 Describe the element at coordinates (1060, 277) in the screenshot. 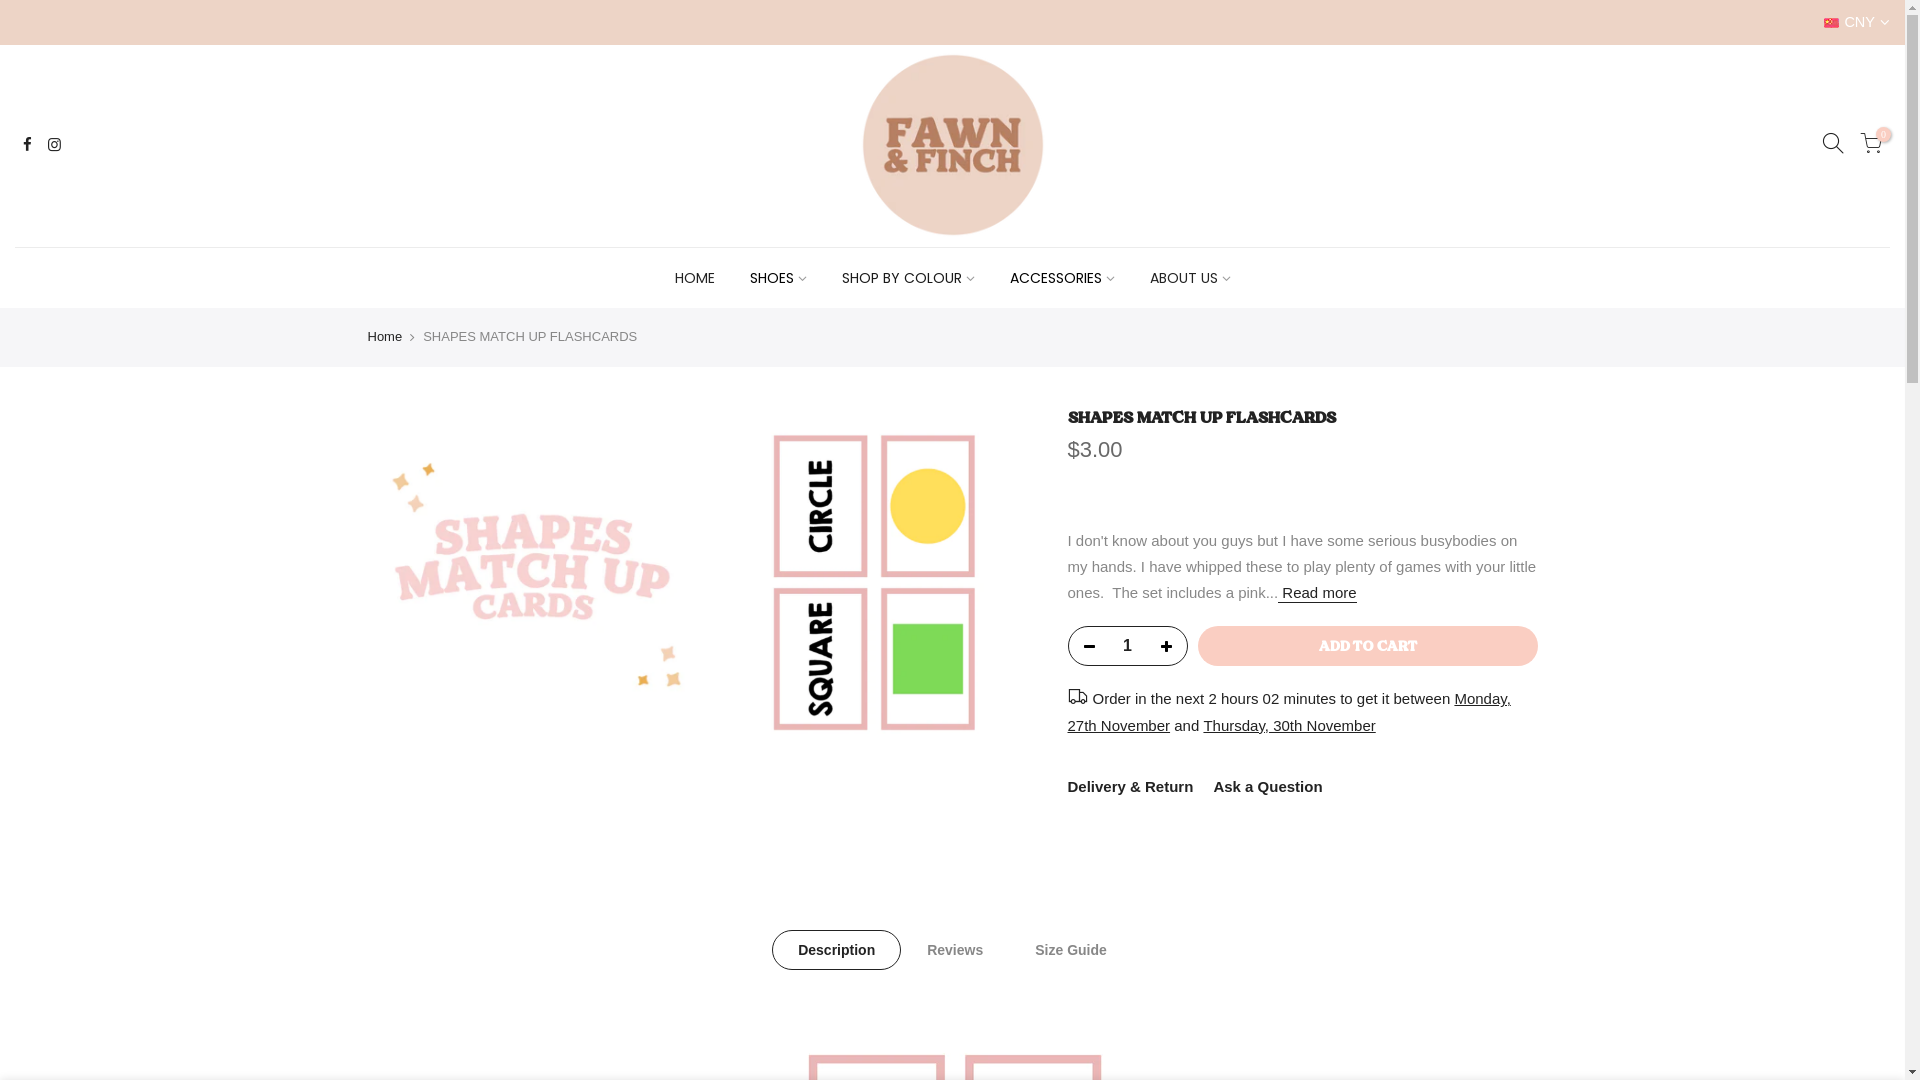

I see `'ACCESSORIES'` at that location.